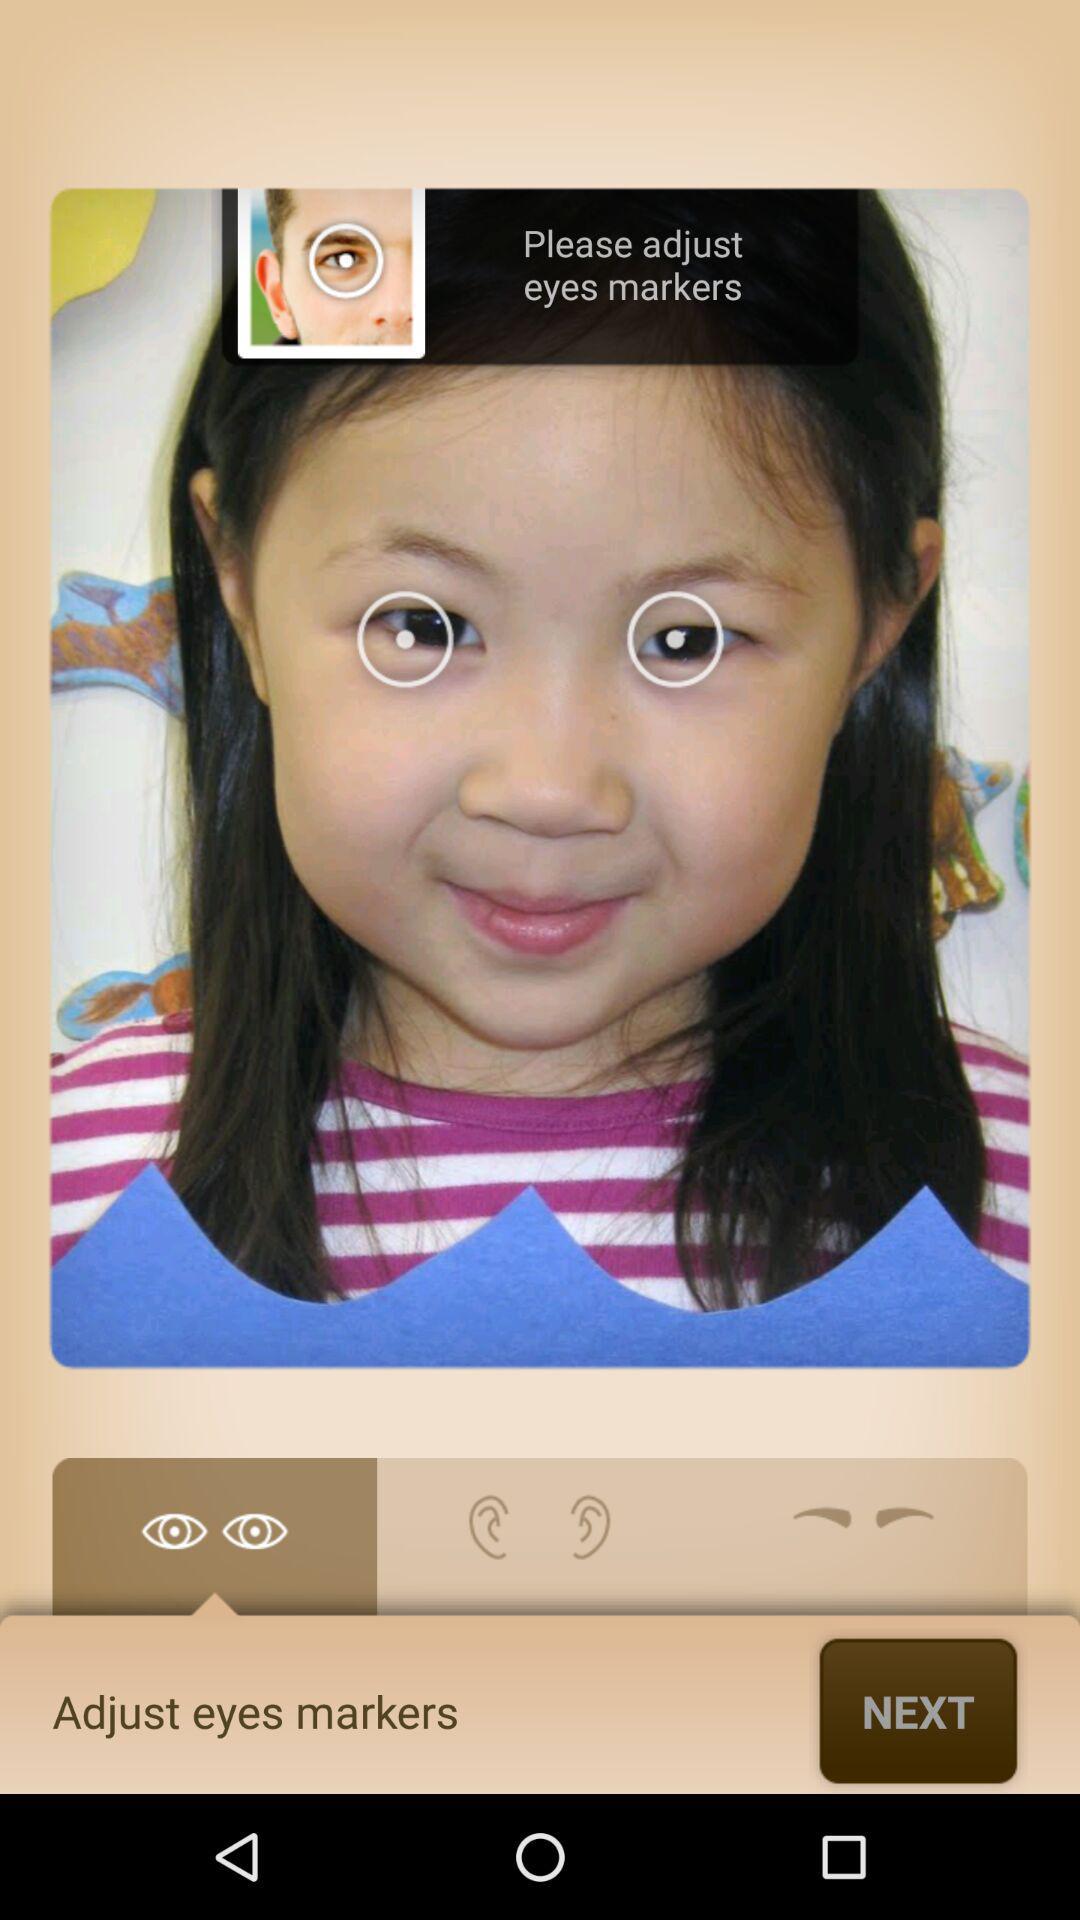  I want to click on the next icon, so click(918, 1710).